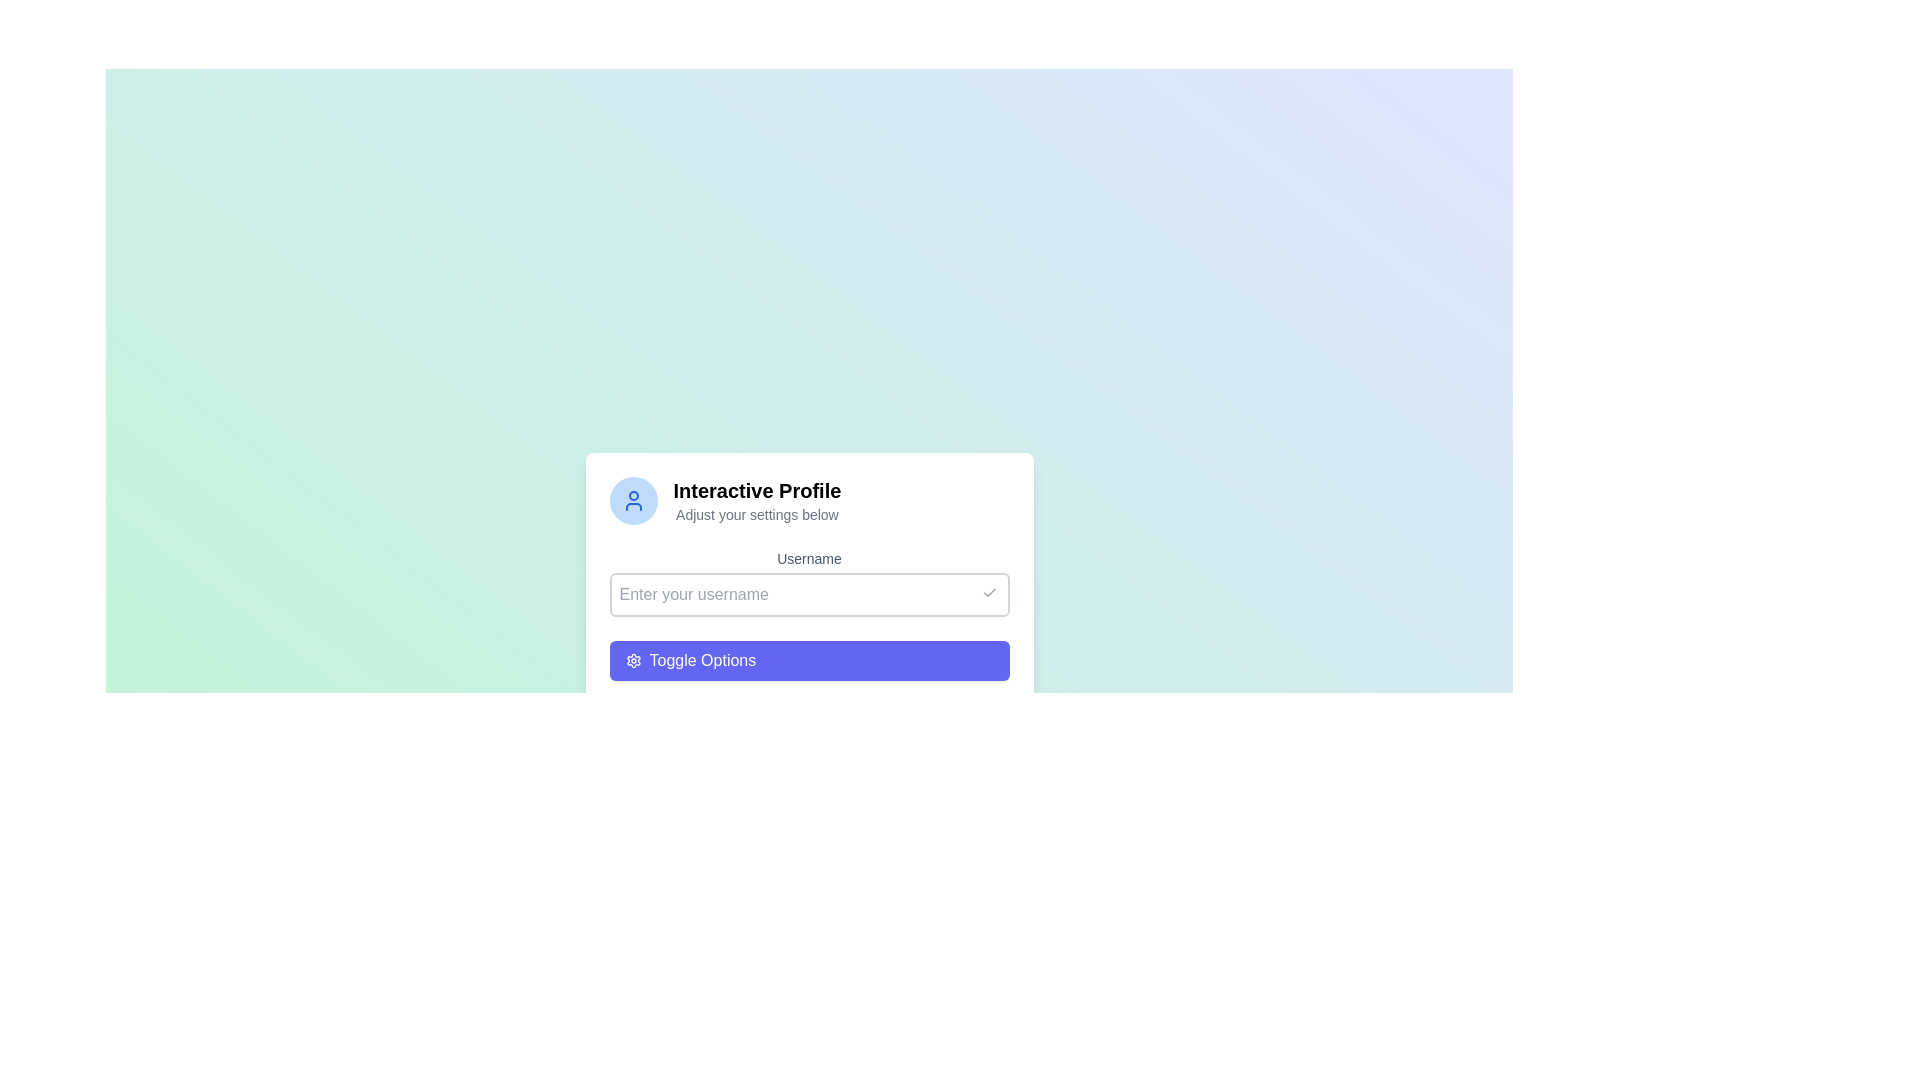 This screenshot has height=1080, width=1920. What do you see at coordinates (632, 660) in the screenshot?
I see `the gear-shaped icon with a blue background and white outlines, located to the left of the 'Toggle Options' button` at bounding box center [632, 660].